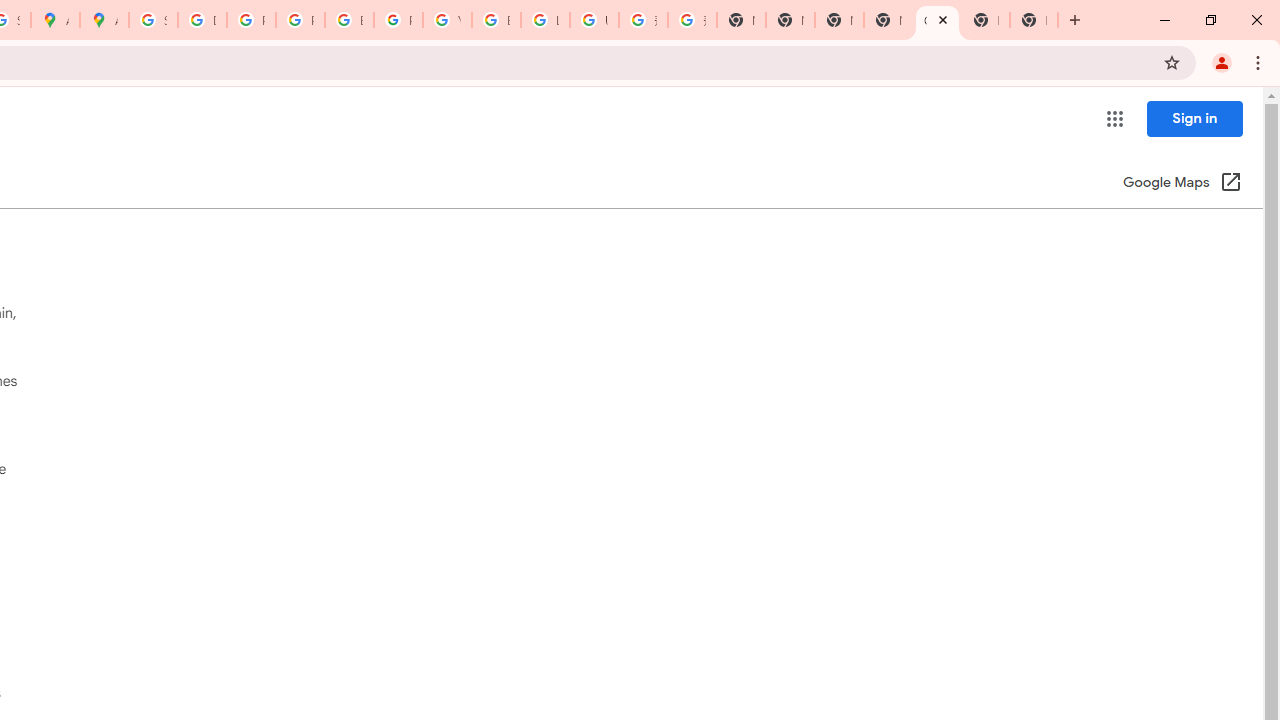  I want to click on 'Google Maps (Open in a new window)', so click(1182, 183).